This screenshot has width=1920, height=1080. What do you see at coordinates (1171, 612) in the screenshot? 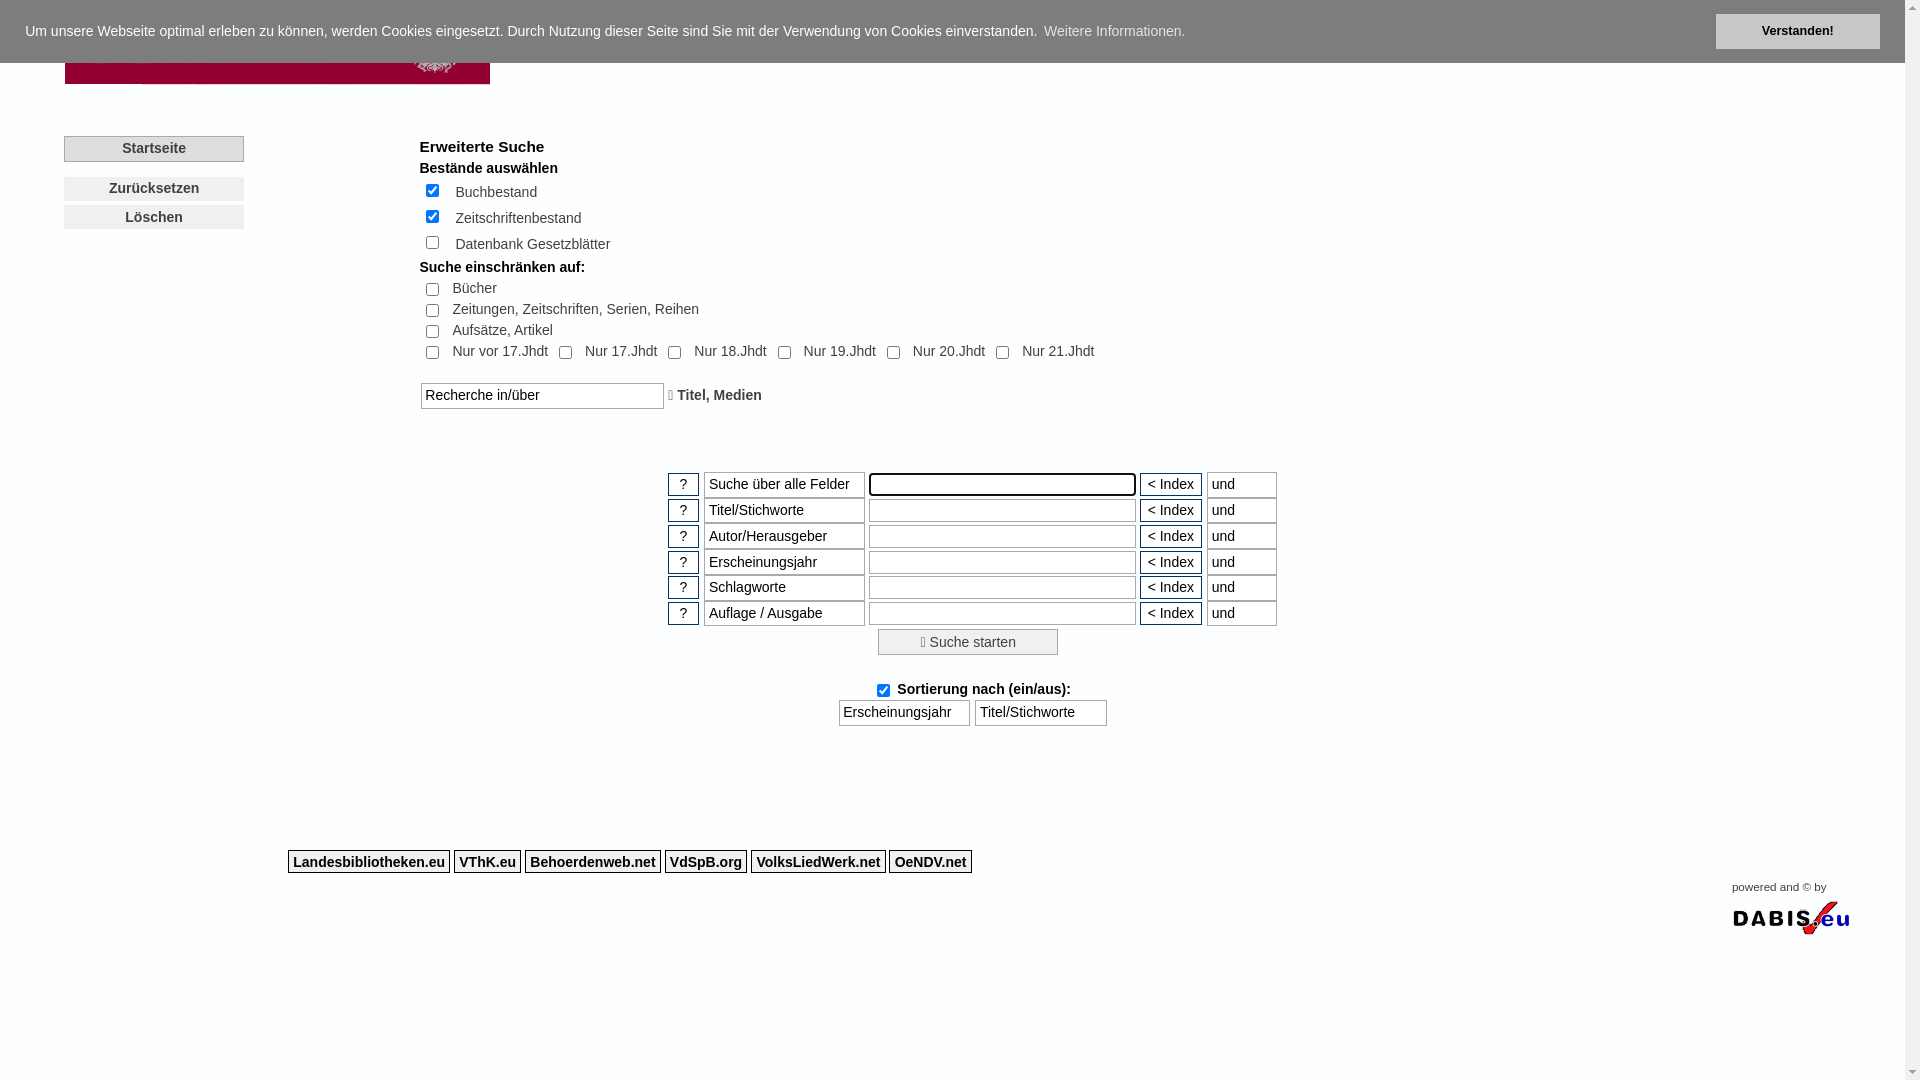
I see `'< Index'` at bounding box center [1171, 612].